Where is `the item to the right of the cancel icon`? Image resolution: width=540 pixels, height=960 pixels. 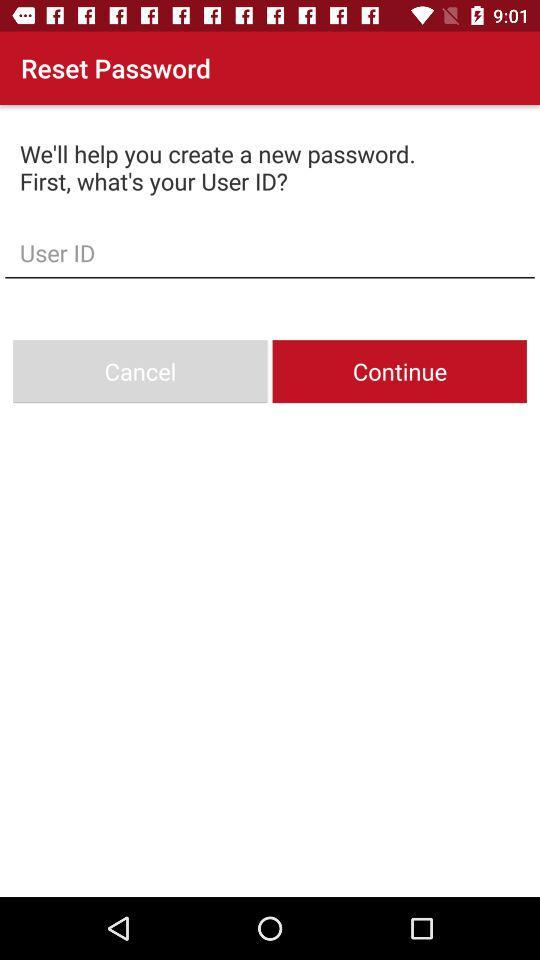
the item to the right of the cancel icon is located at coordinates (399, 370).